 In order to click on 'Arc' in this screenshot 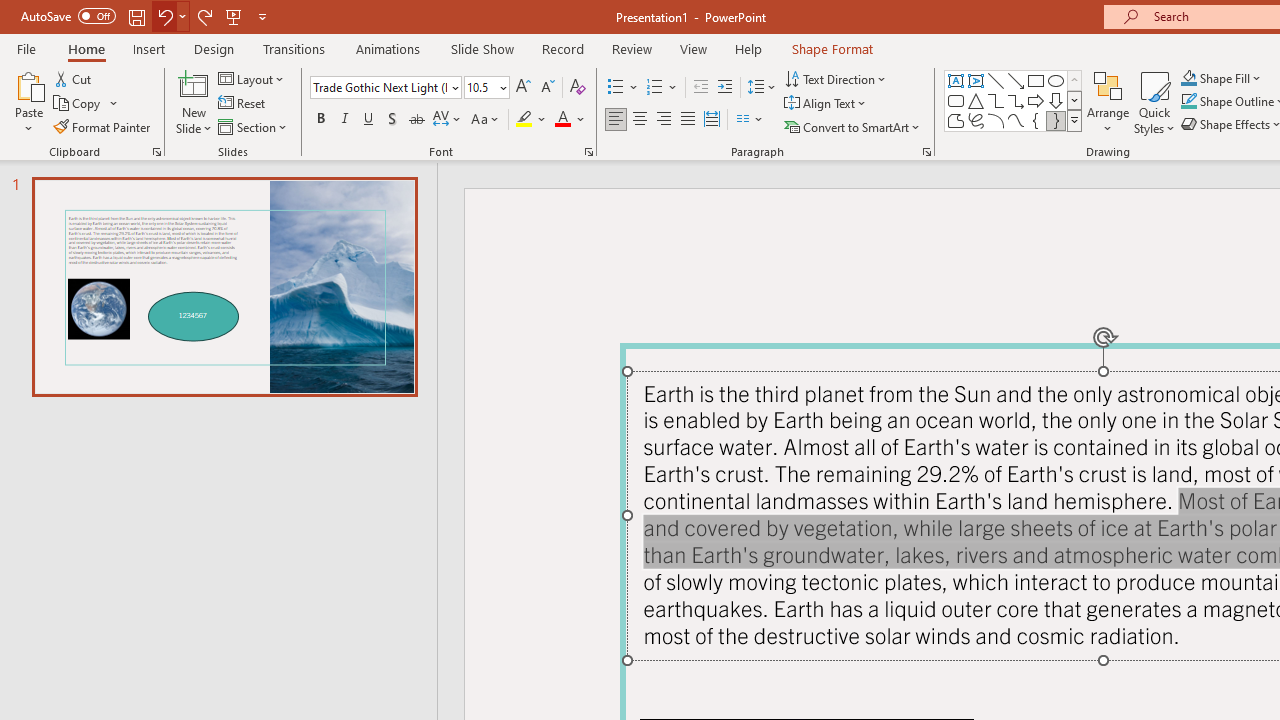, I will do `click(995, 120)`.